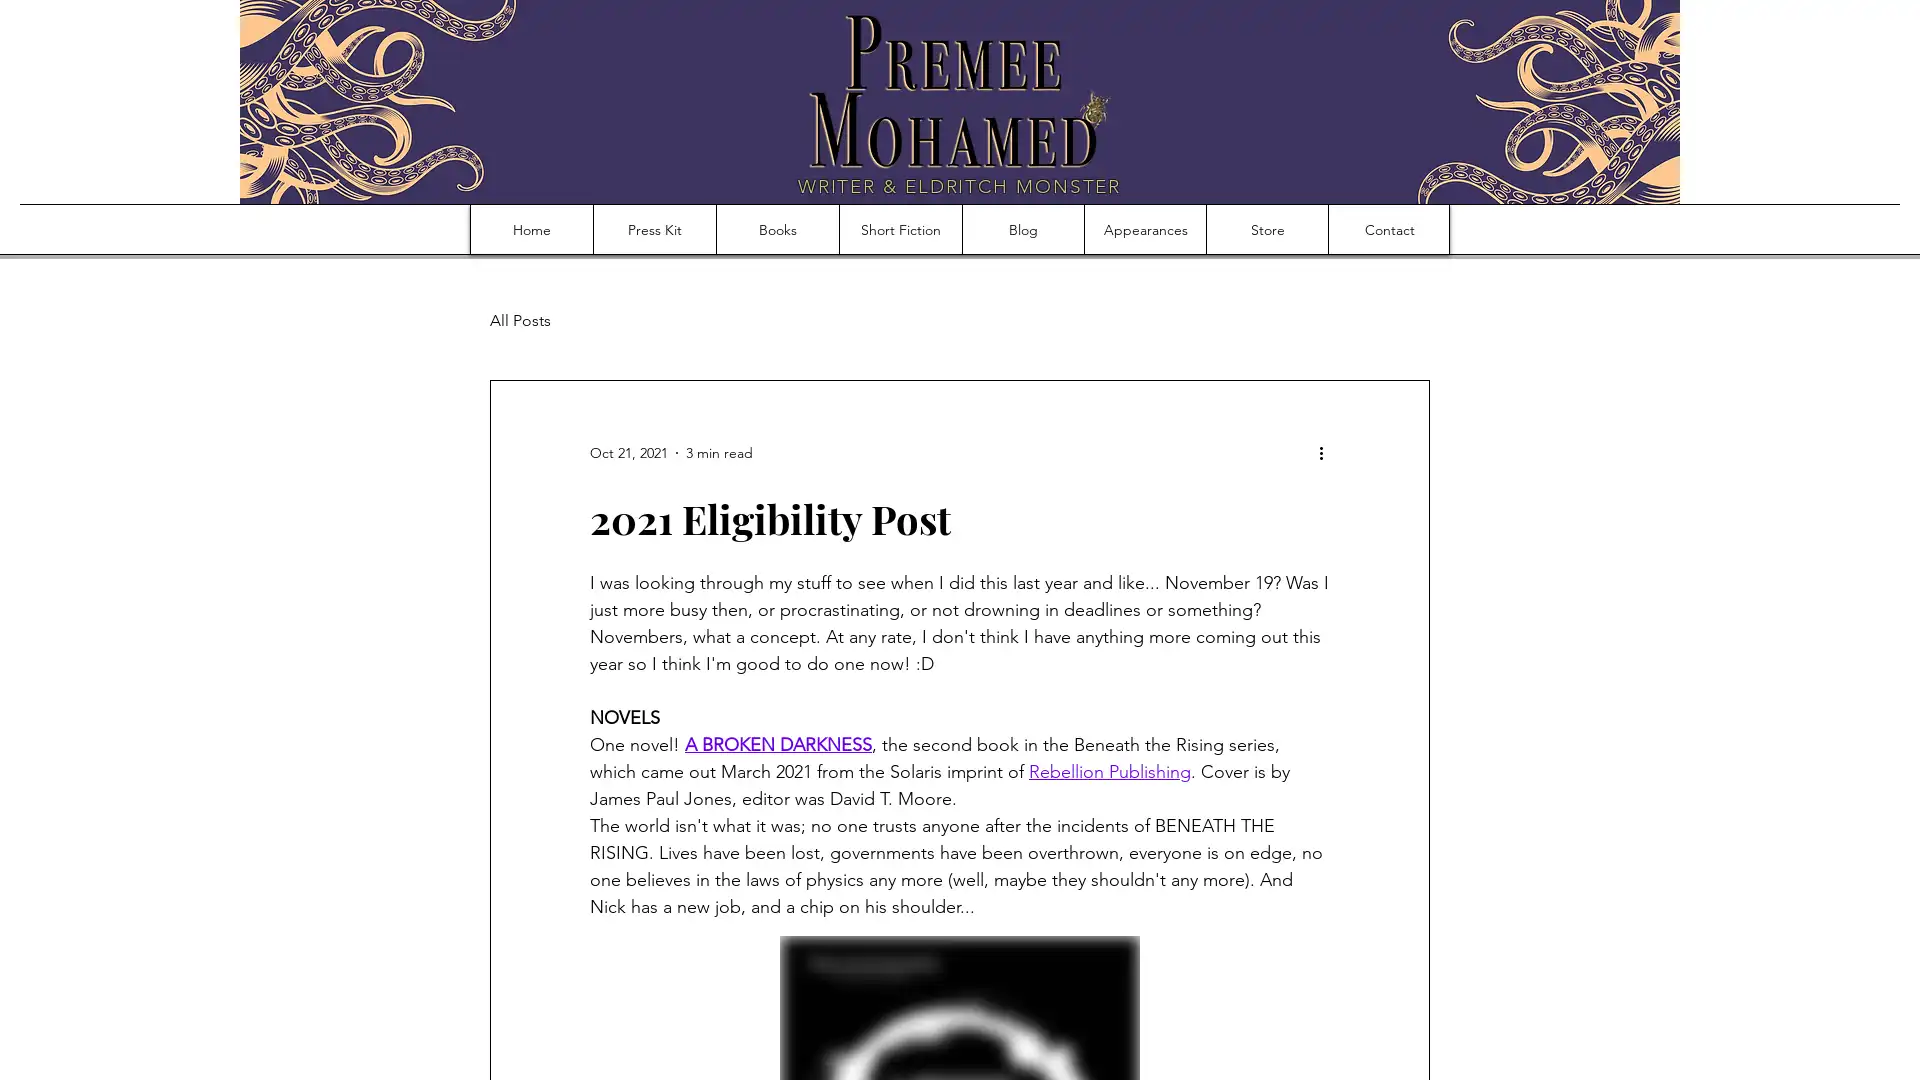  I want to click on More actions, so click(1327, 452).